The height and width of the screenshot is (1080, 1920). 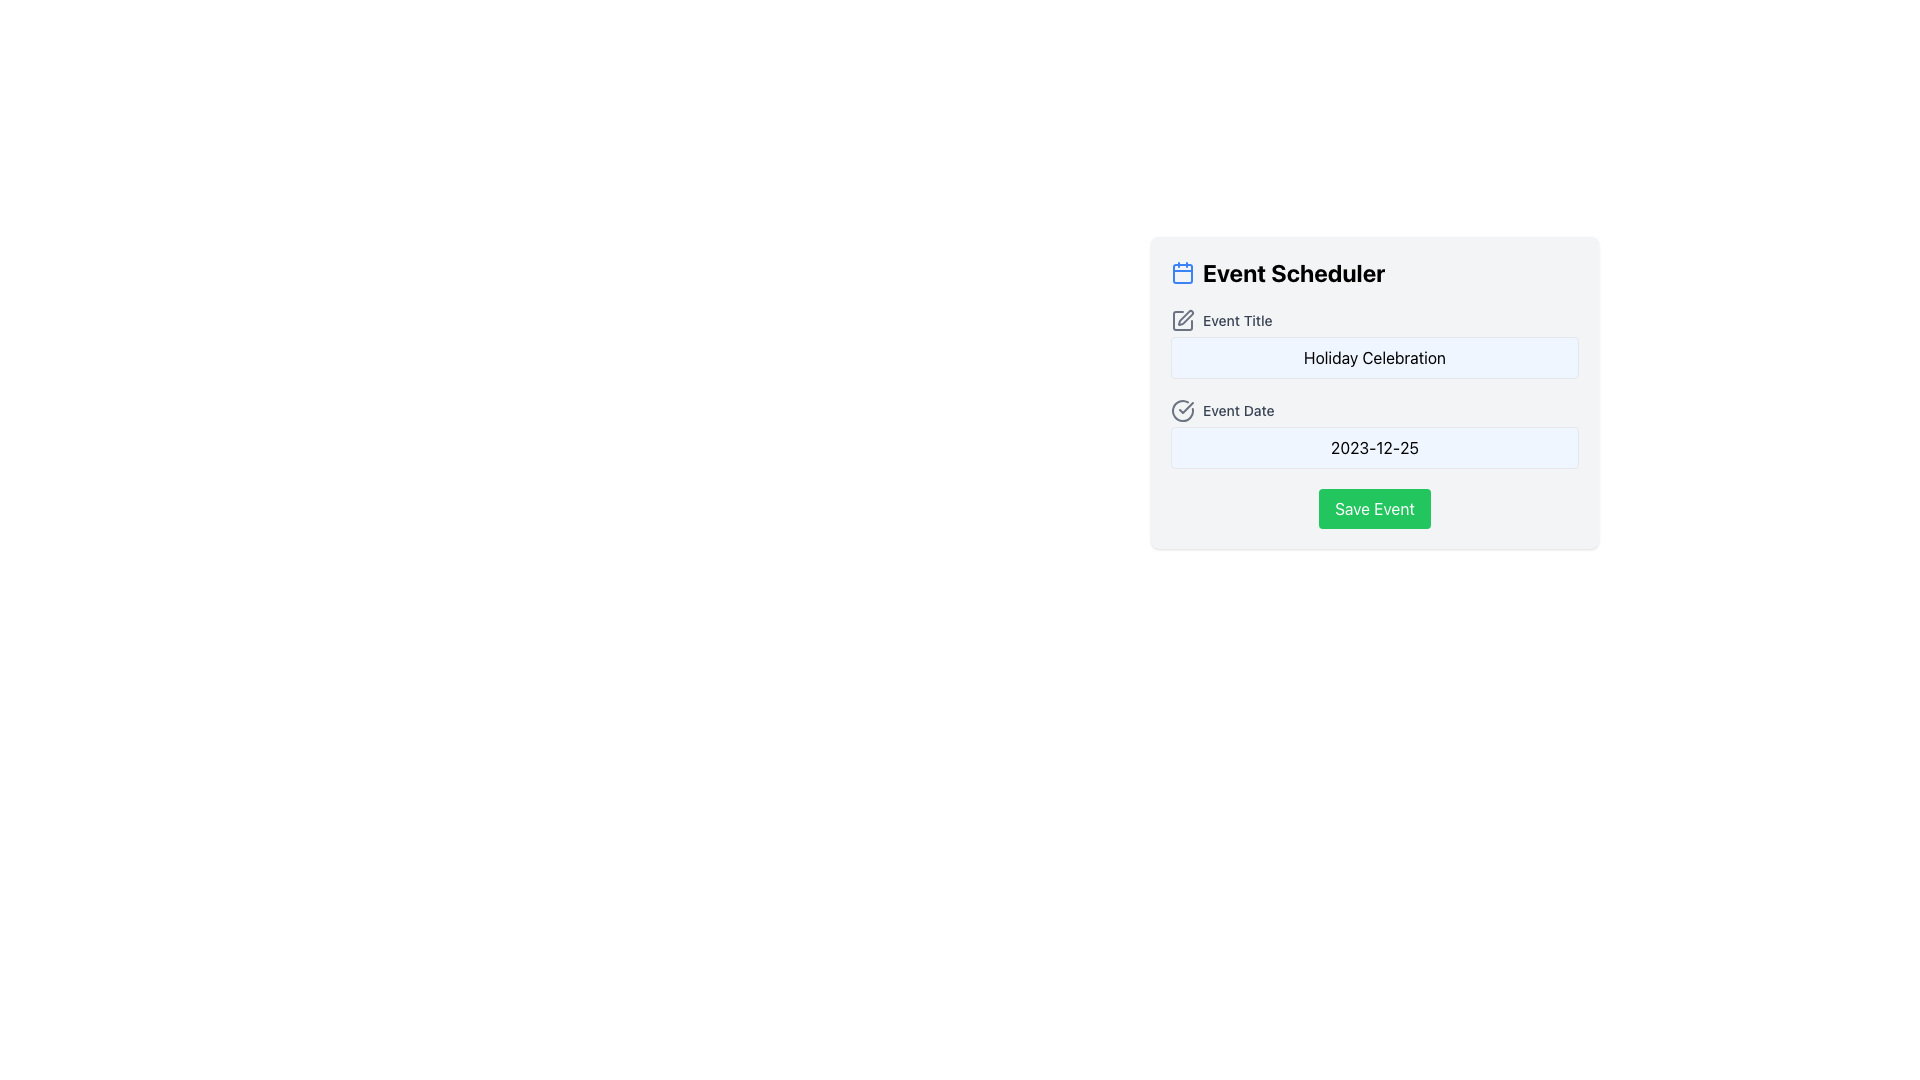 I want to click on displayed date from the Date Display Field, which shows '2023-12-25' below the 'Event Date' label in the Event Scheduler card, so click(x=1373, y=433).